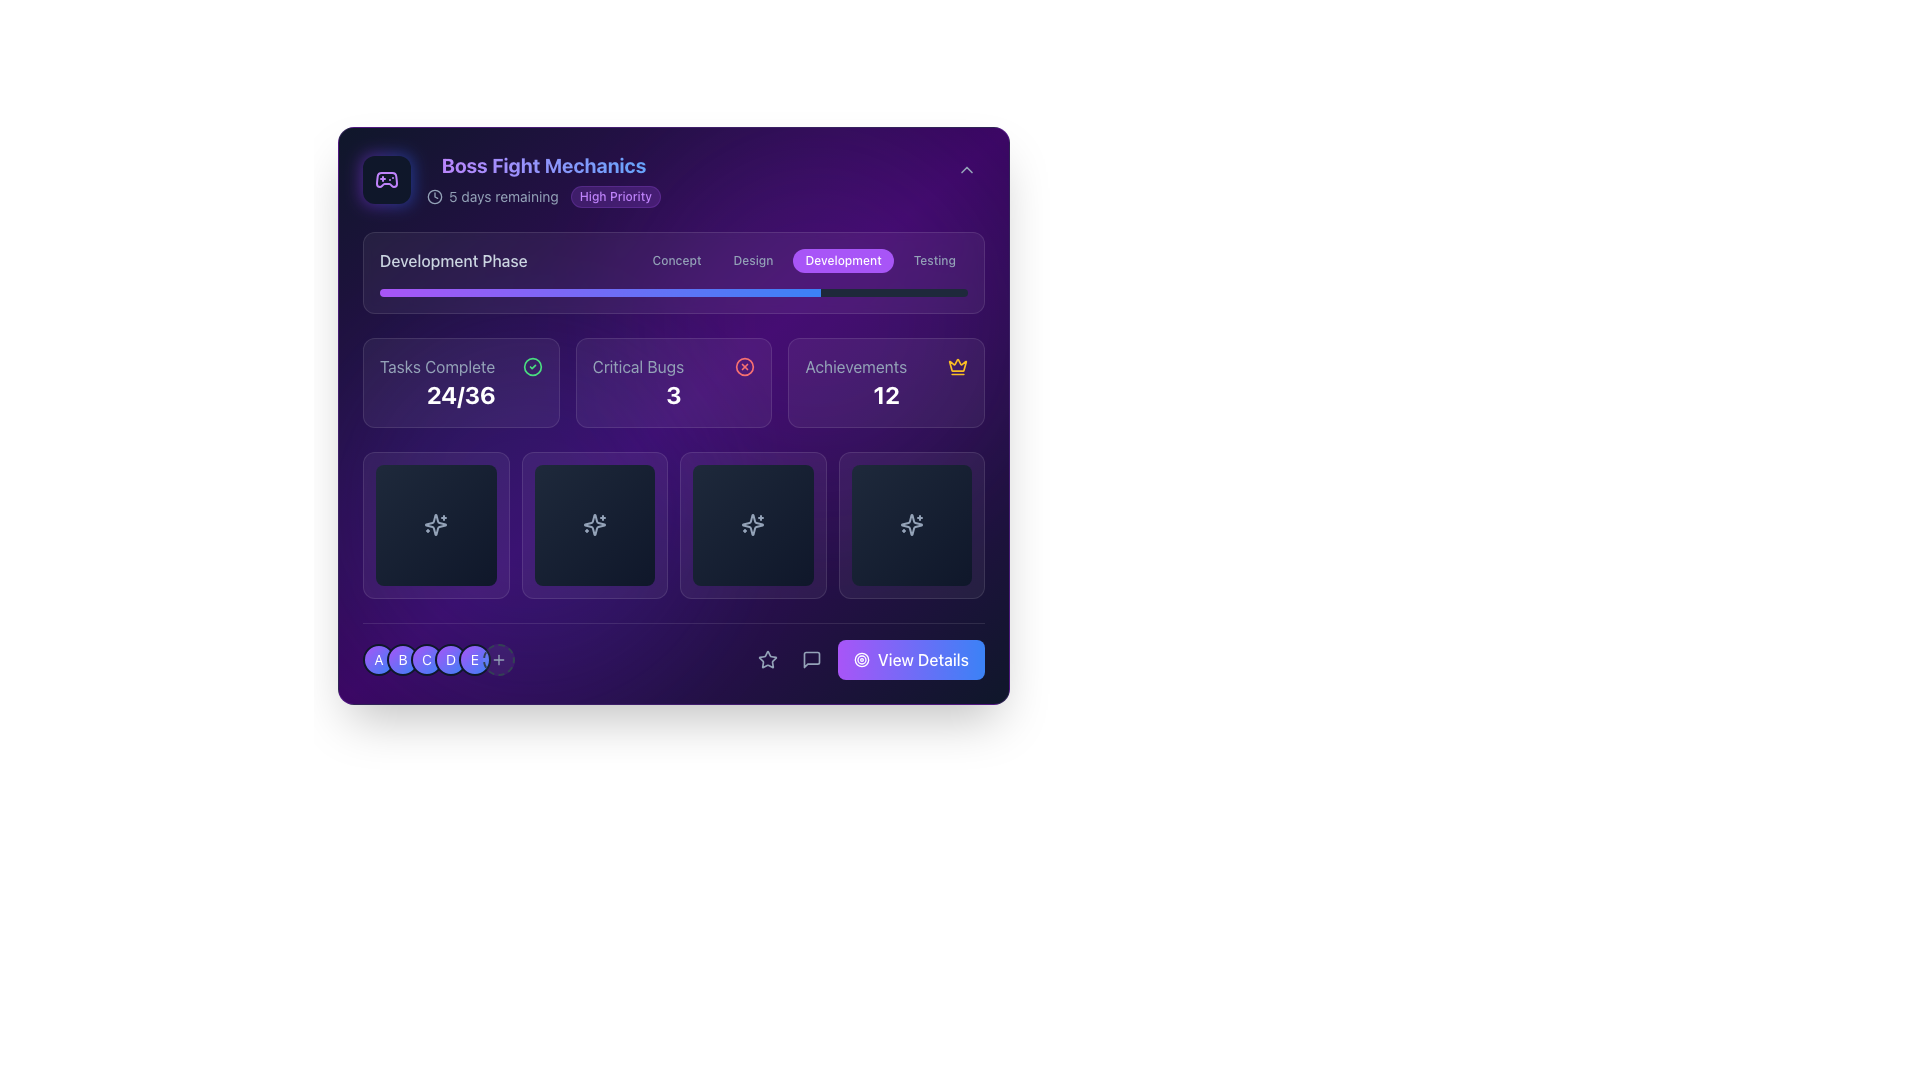  Describe the element at coordinates (885, 382) in the screenshot. I see `the Informational Card that indicates the count of achievements ('12'), which is the third card in a row of three, positioned on the far-right below the progress section` at that location.